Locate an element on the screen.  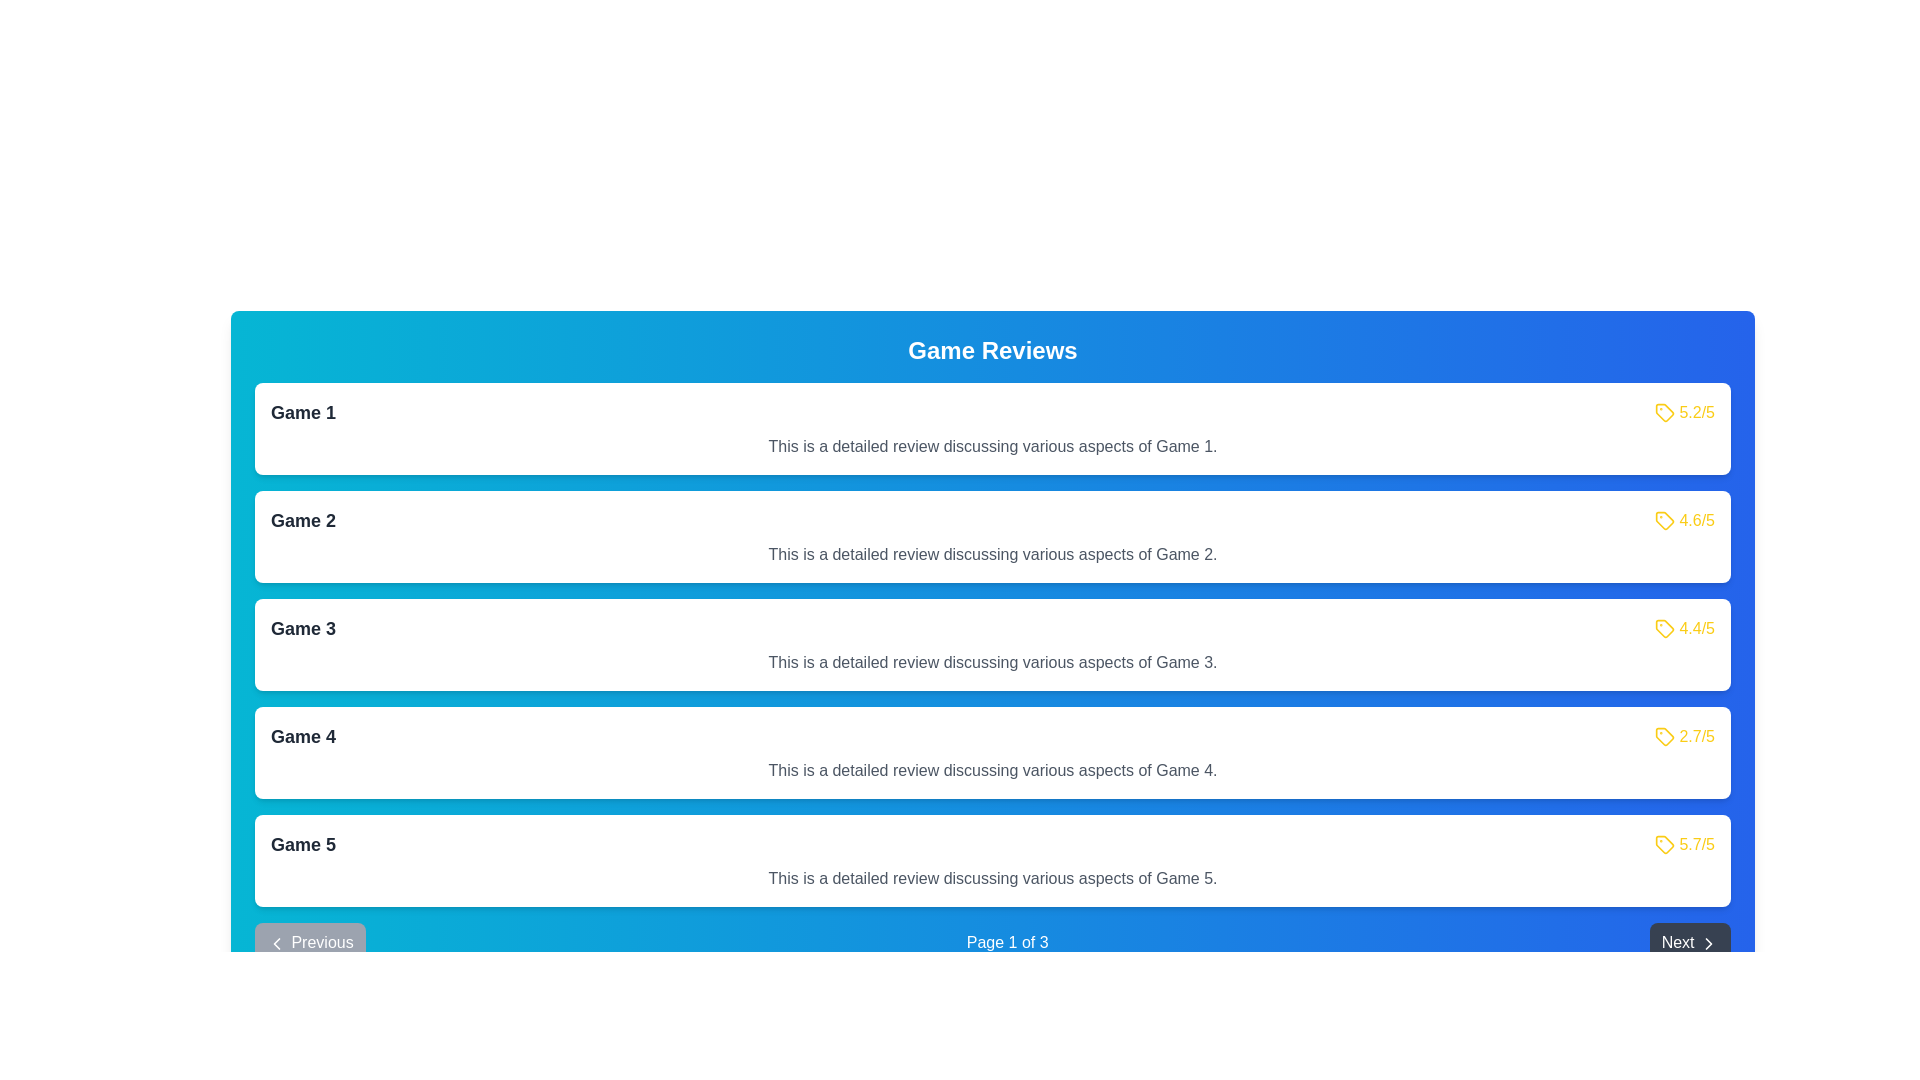
the summary display for 'Game 4' is located at coordinates (993, 736).